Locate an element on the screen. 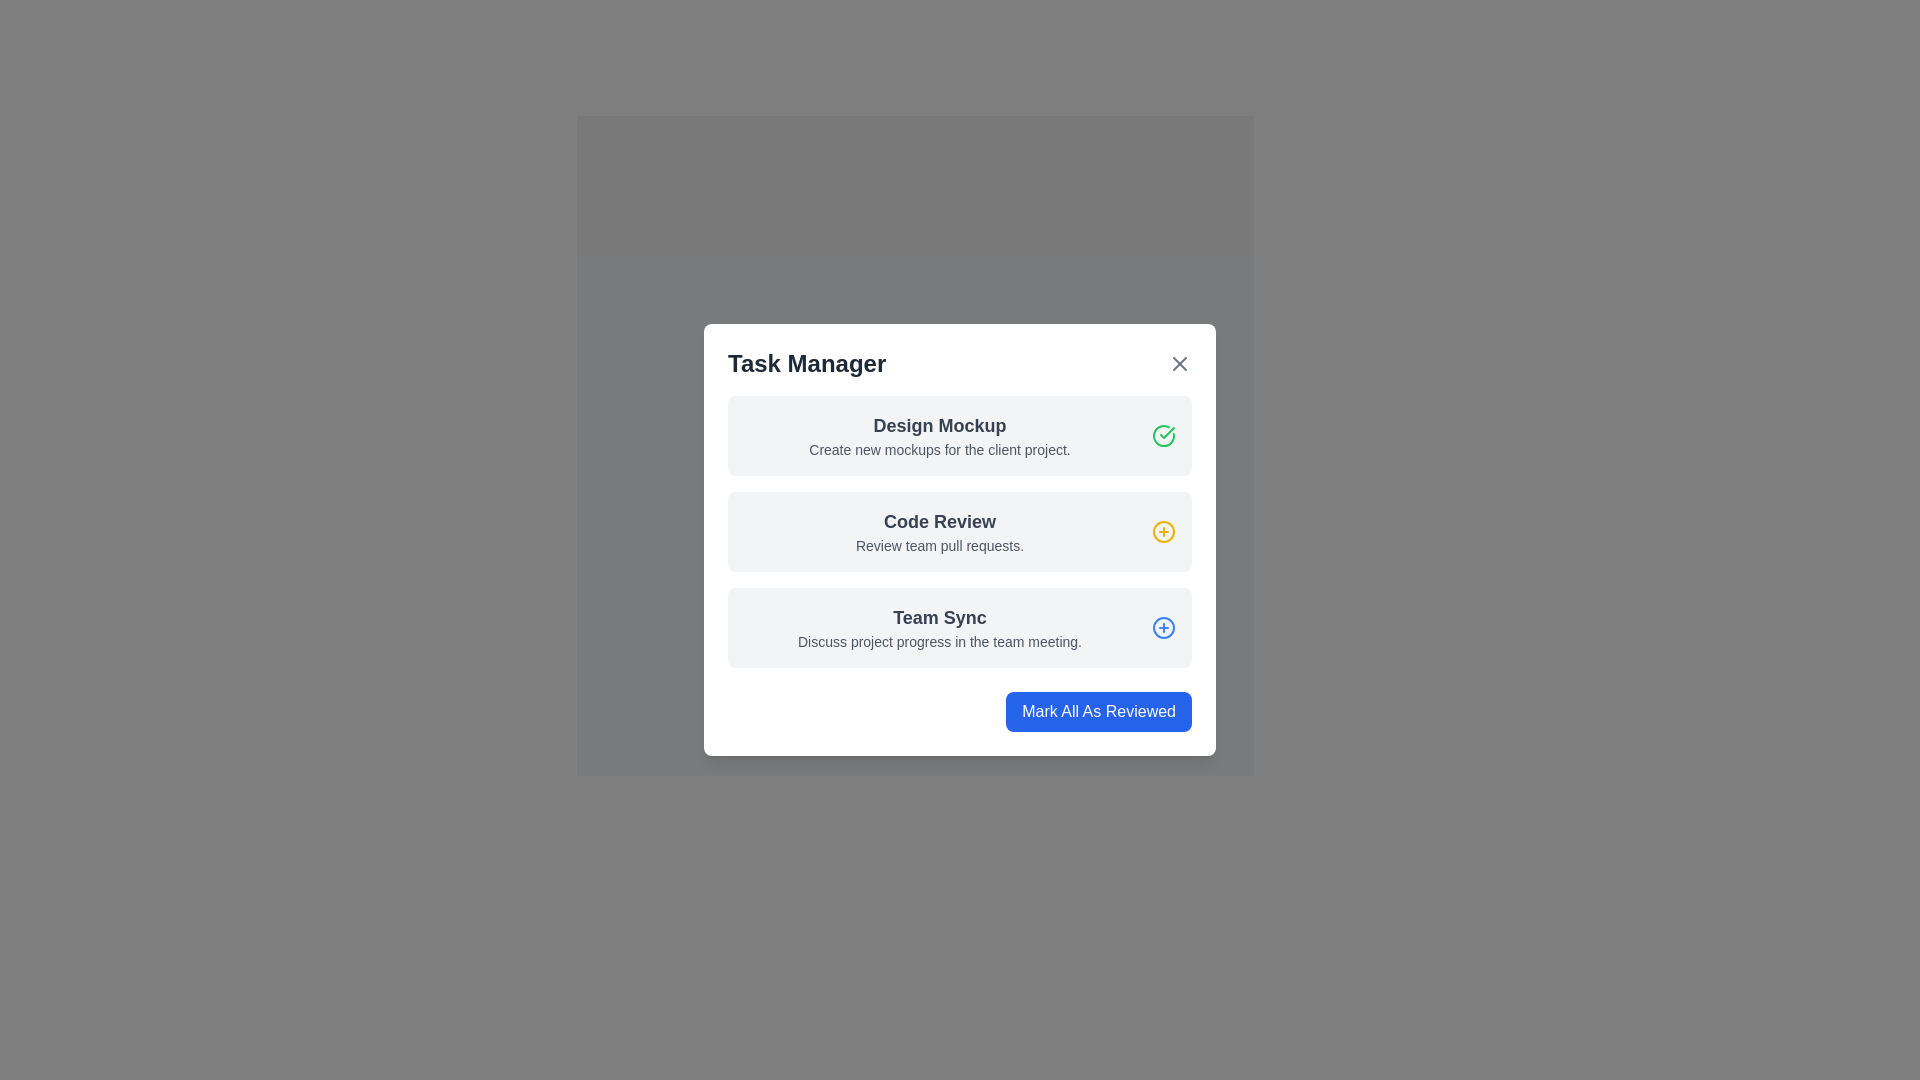 The width and height of the screenshot is (1920, 1080). the gray text label located below the bold title 'Design Mockup' in the 'Task Manager' dialog box is located at coordinates (939, 450).